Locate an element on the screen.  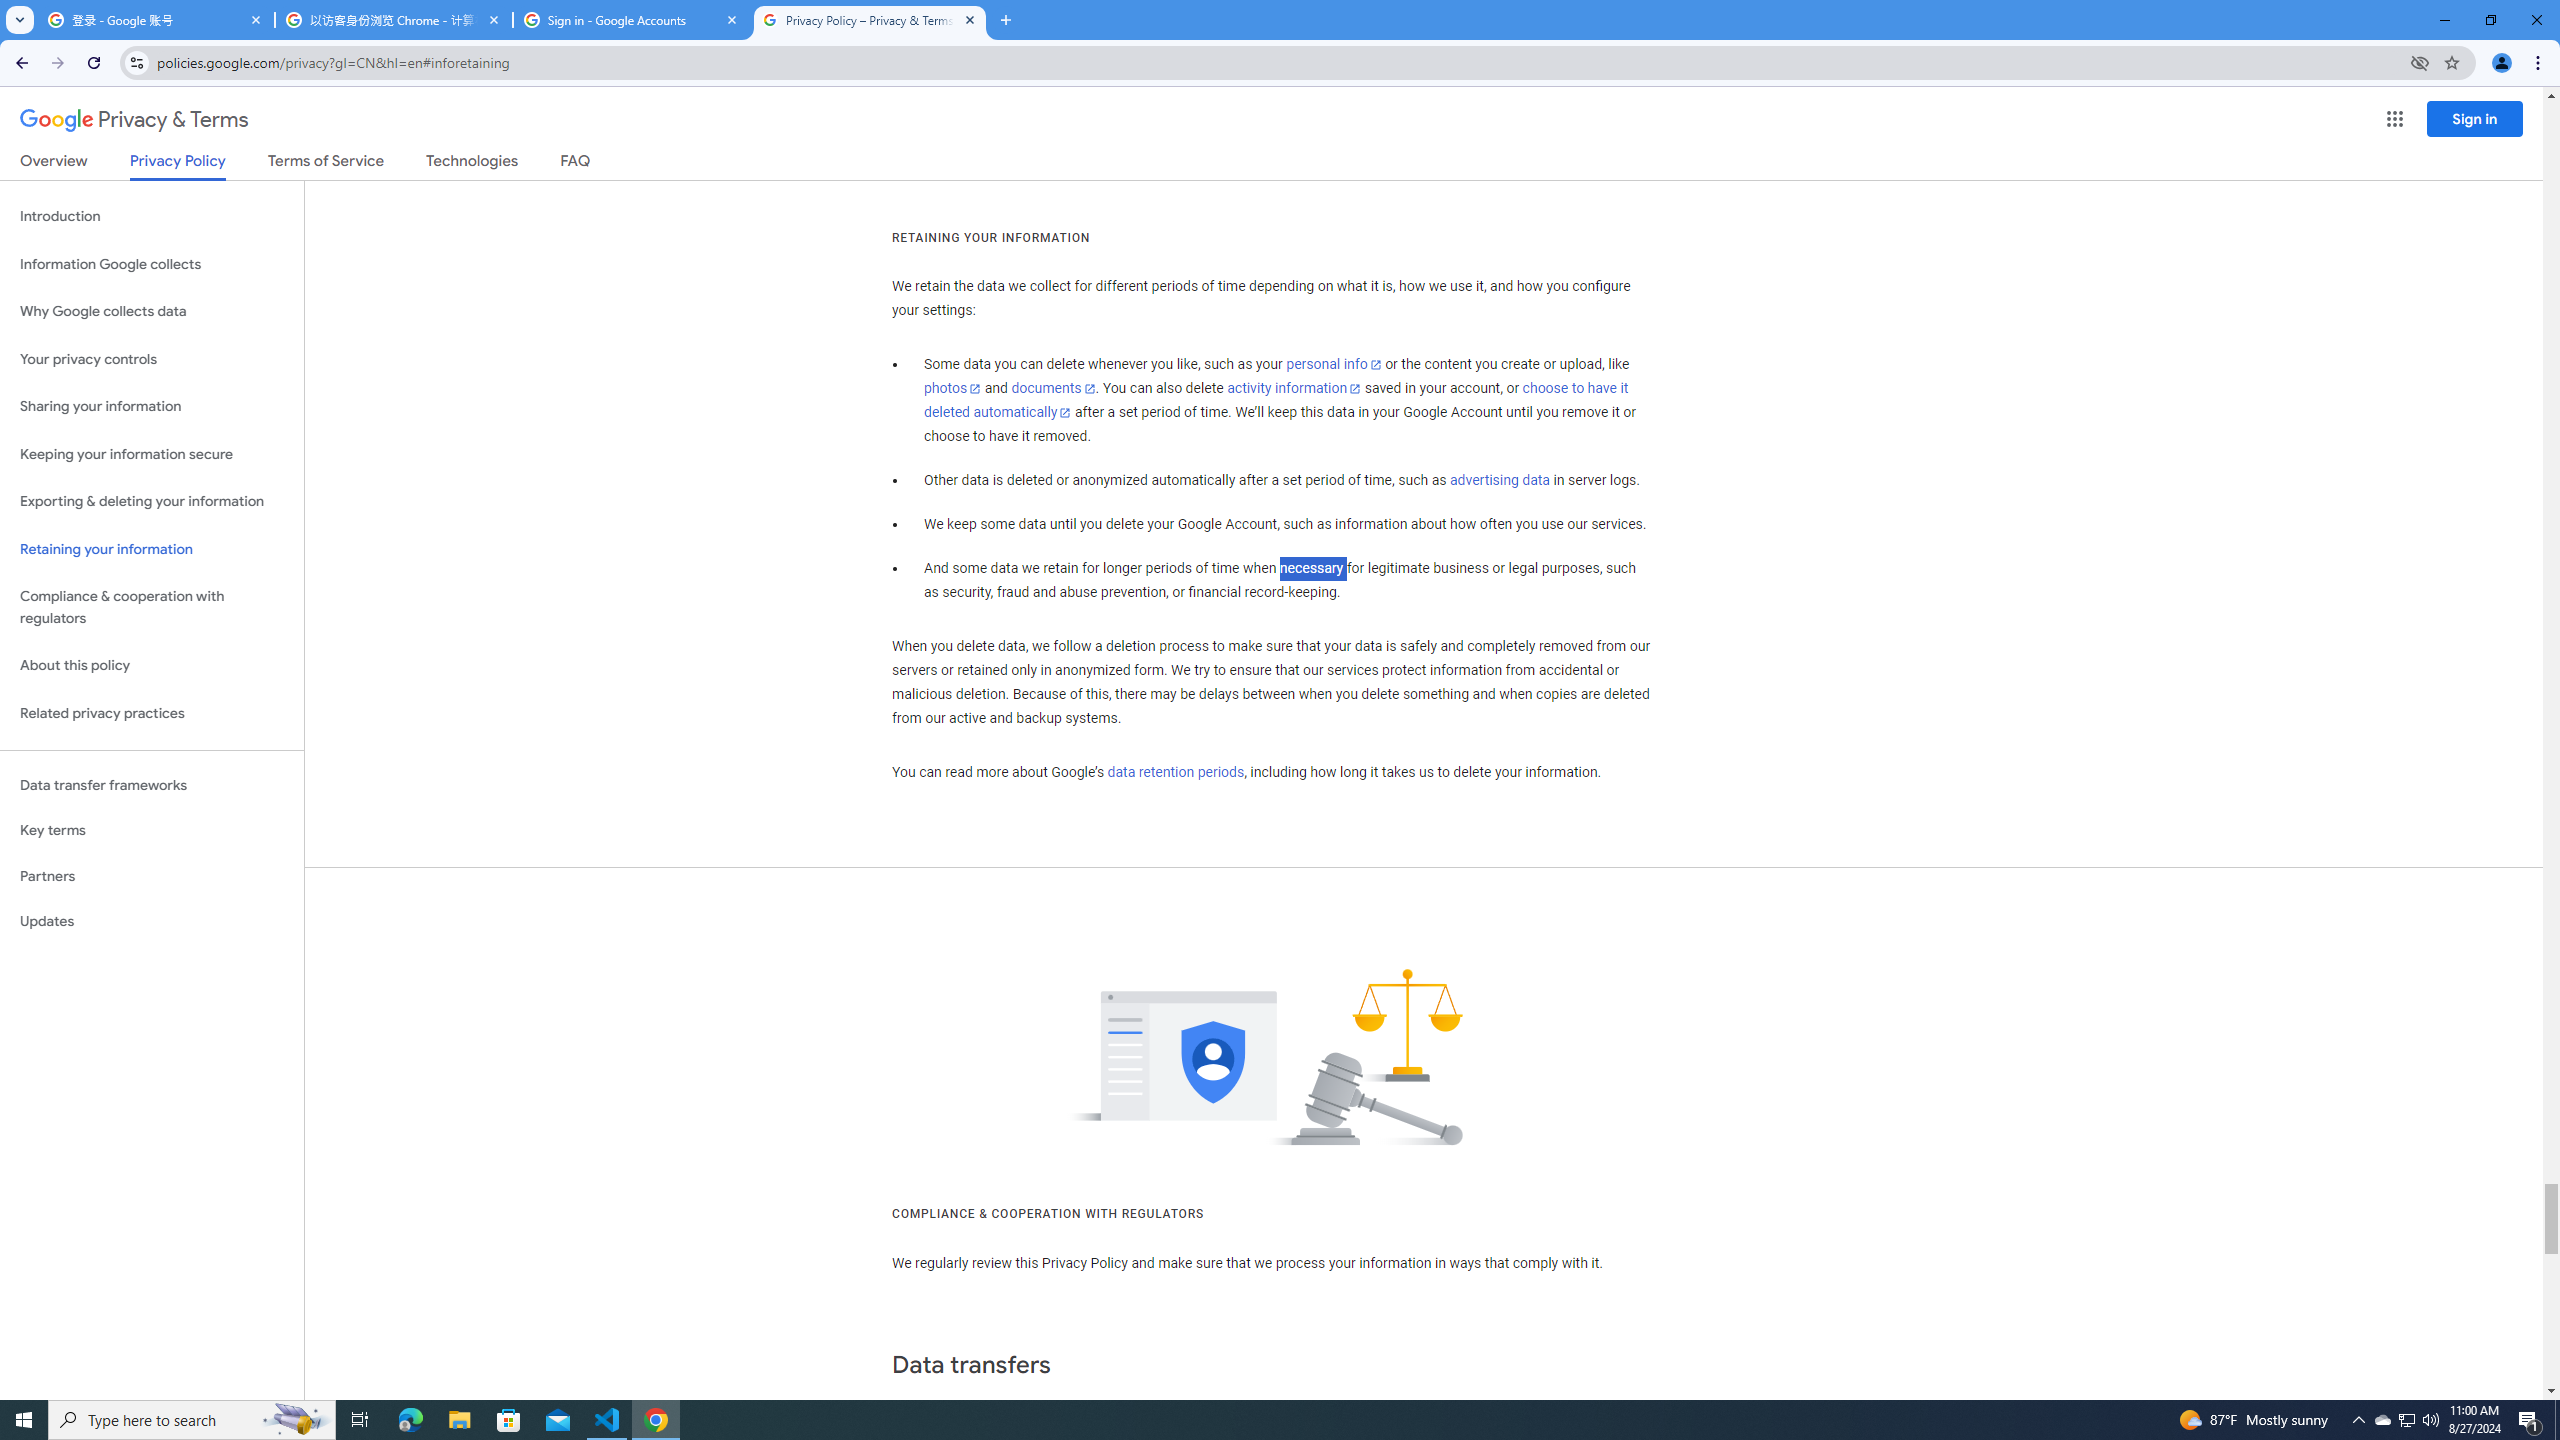
'Exporting & deleting your information' is located at coordinates (151, 501).